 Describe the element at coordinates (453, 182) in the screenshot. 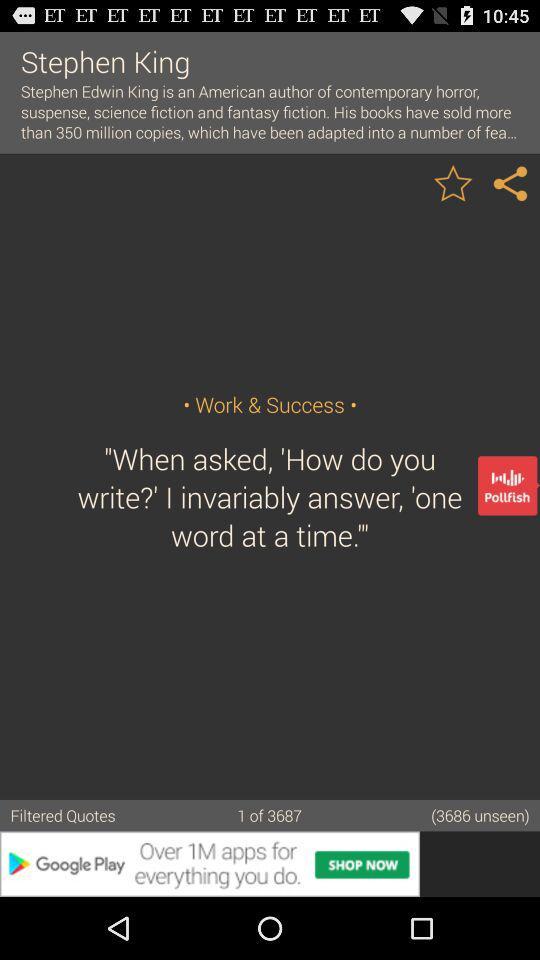

I see `set as favorite` at that location.